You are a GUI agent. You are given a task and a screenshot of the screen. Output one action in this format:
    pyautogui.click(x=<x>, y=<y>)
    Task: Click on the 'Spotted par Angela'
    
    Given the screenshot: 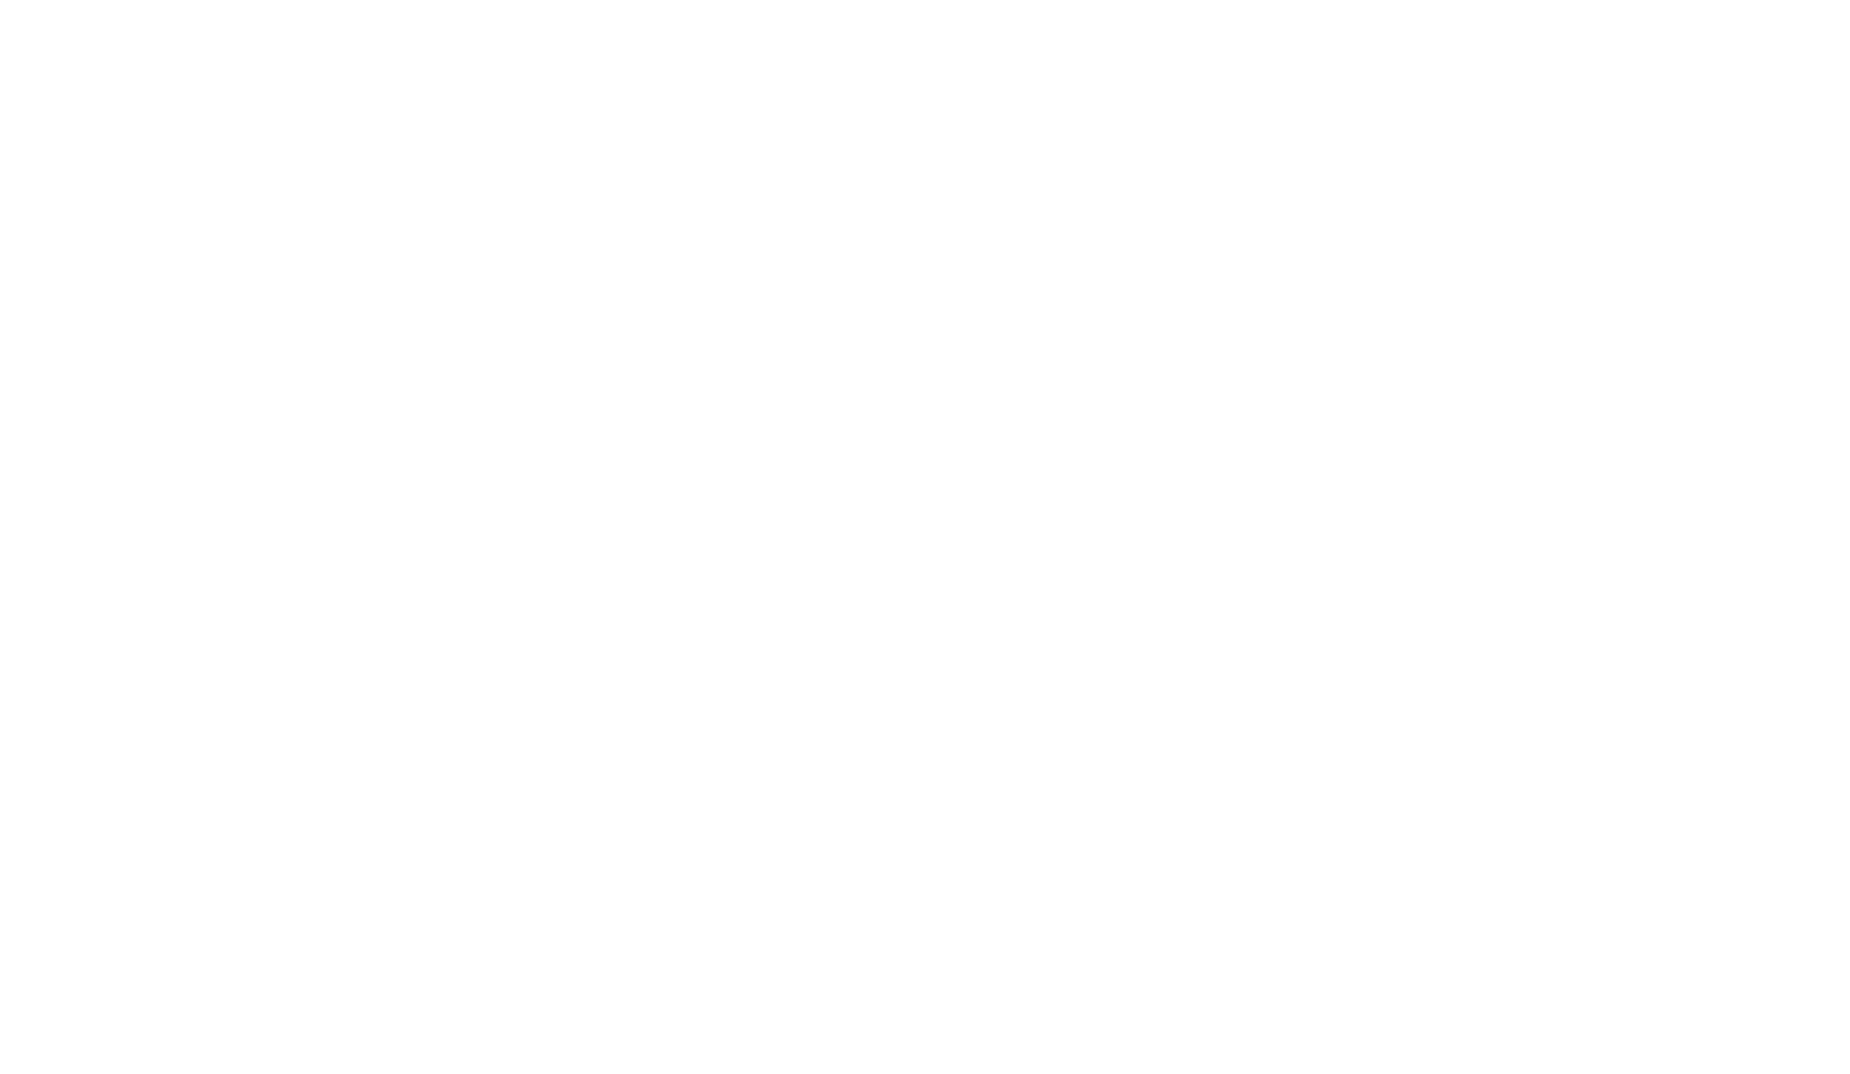 What is the action you would take?
    pyautogui.click(x=369, y=259)
    